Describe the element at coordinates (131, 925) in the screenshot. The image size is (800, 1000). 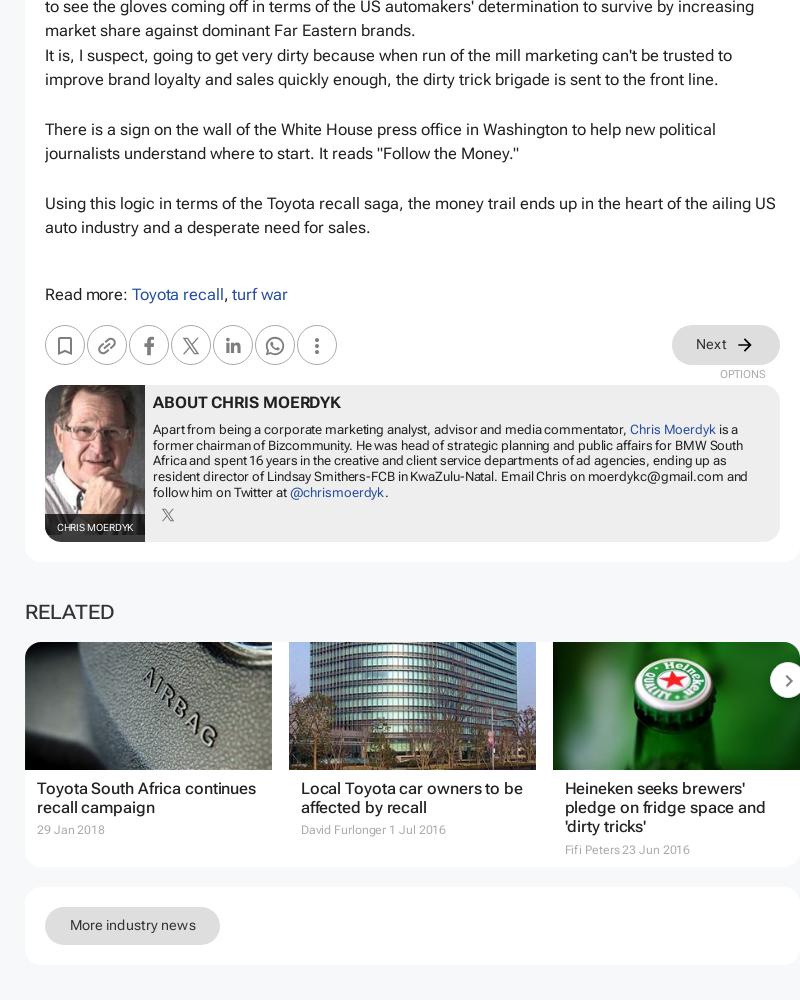
I see `'More industry news'` at that location.